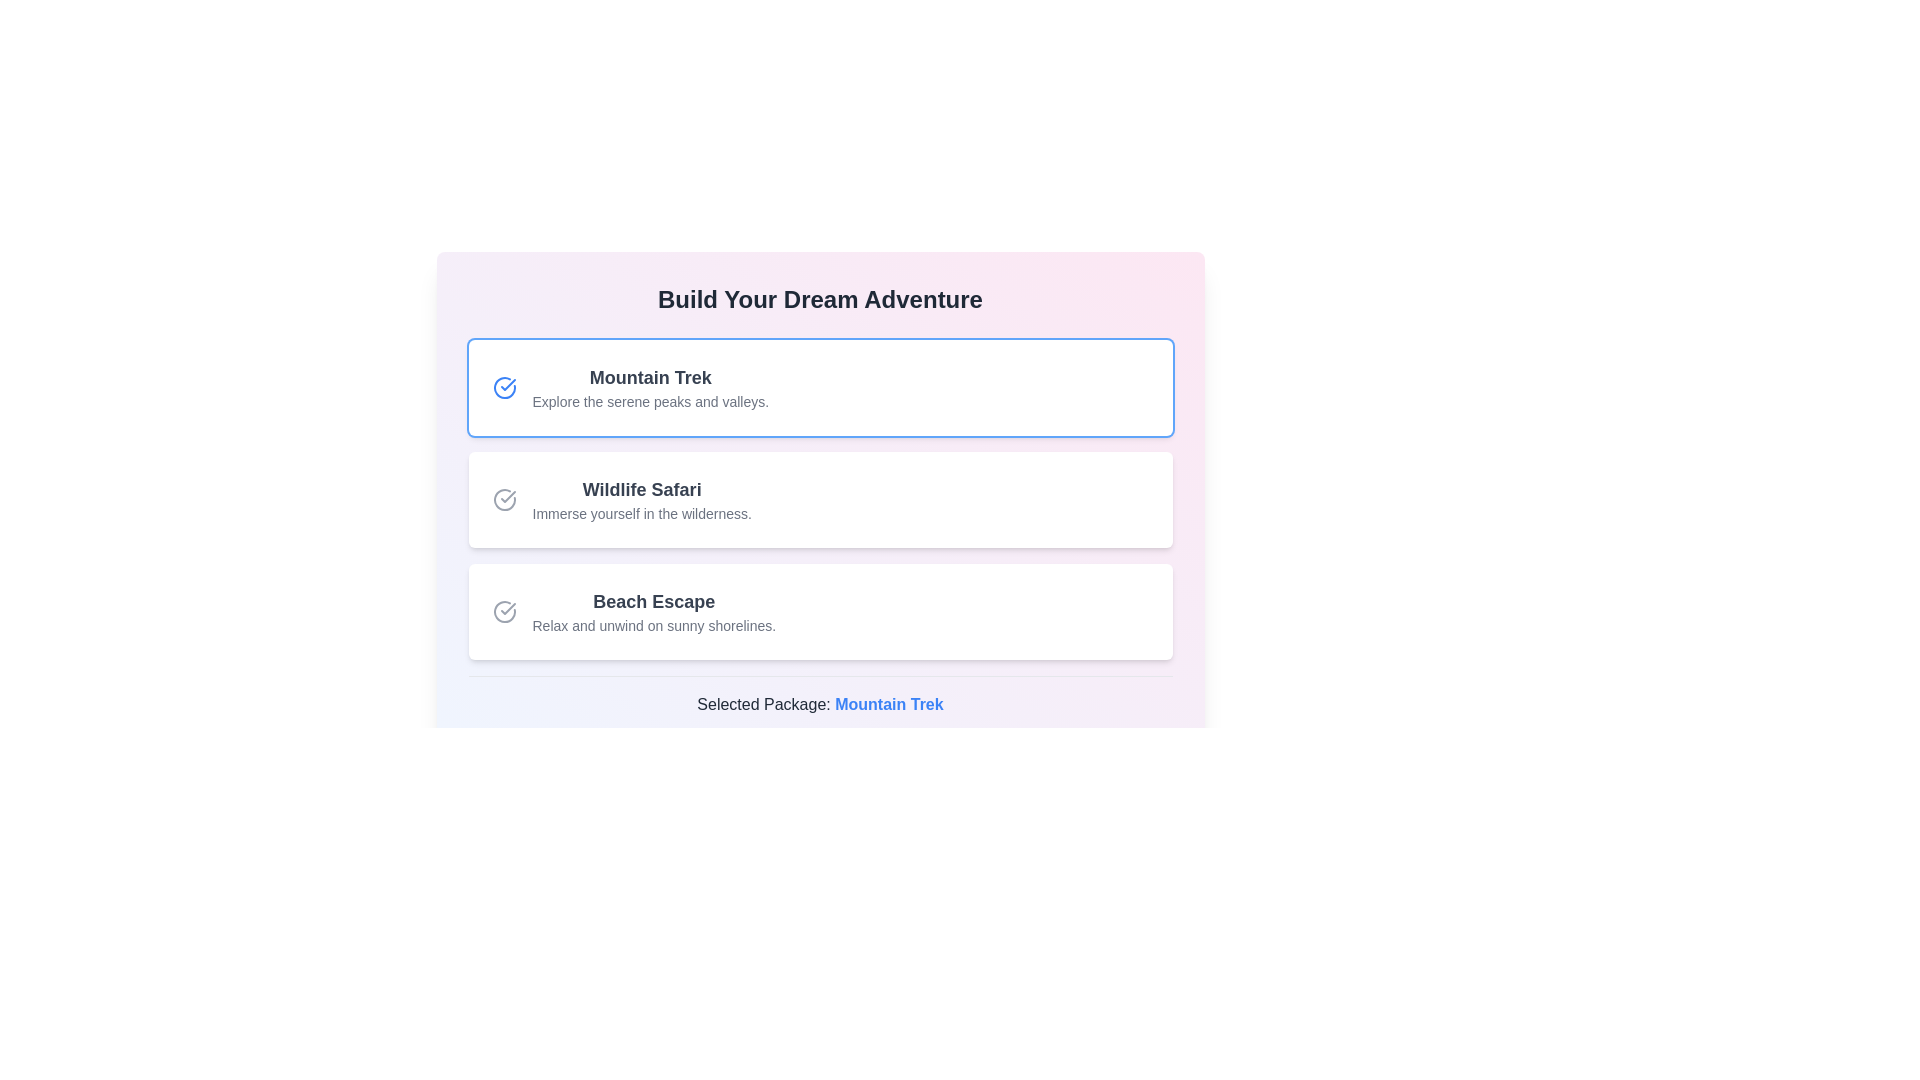 This screenshot has height=1080, width=1920. I want to click on the third selectable list item, so click(820, 611).